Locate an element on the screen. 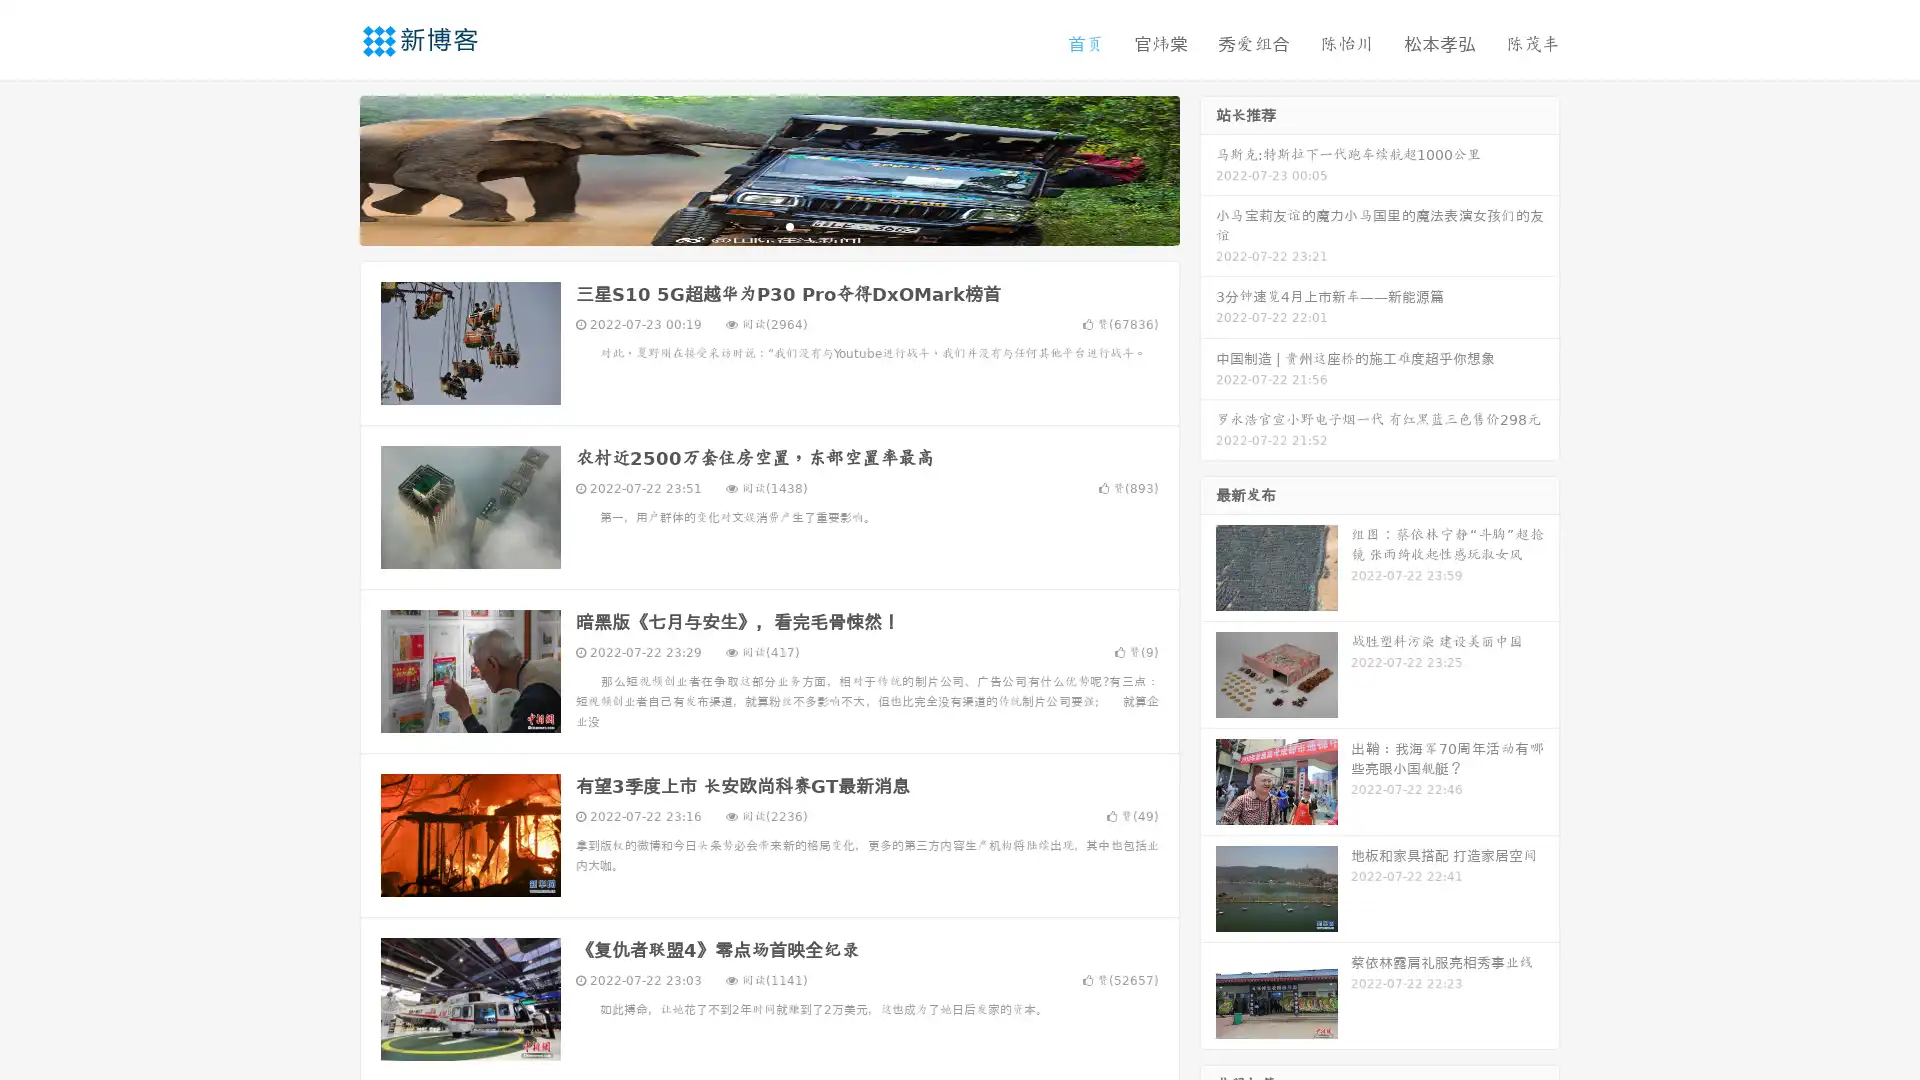  Go to slide 2 is located at coordinates (768, 225).